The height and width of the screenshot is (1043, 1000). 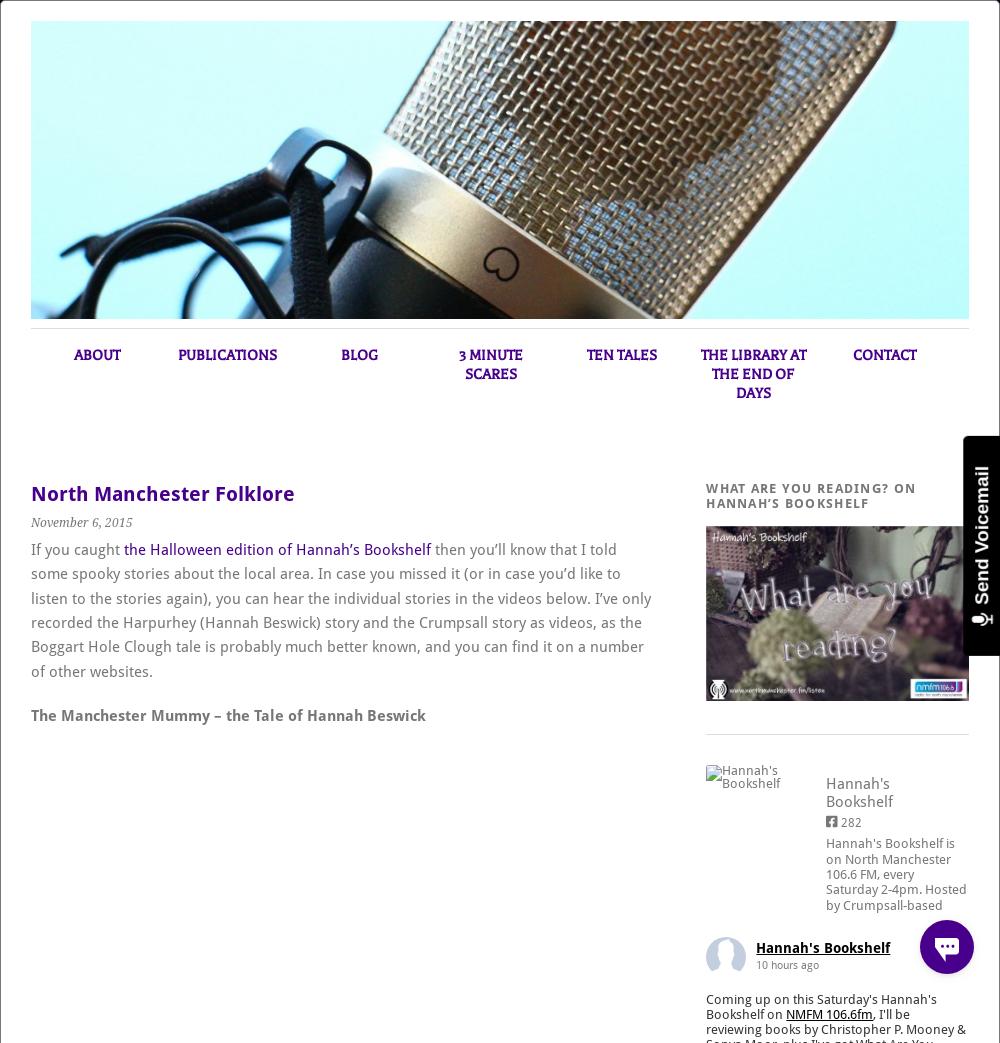 I want to click on 'Hannah's Bookshelf is on North Manchester 106.6 FM, every Saturday 2-4pm. Hosted by Crumpsall-based', so click(x=825, y=874).